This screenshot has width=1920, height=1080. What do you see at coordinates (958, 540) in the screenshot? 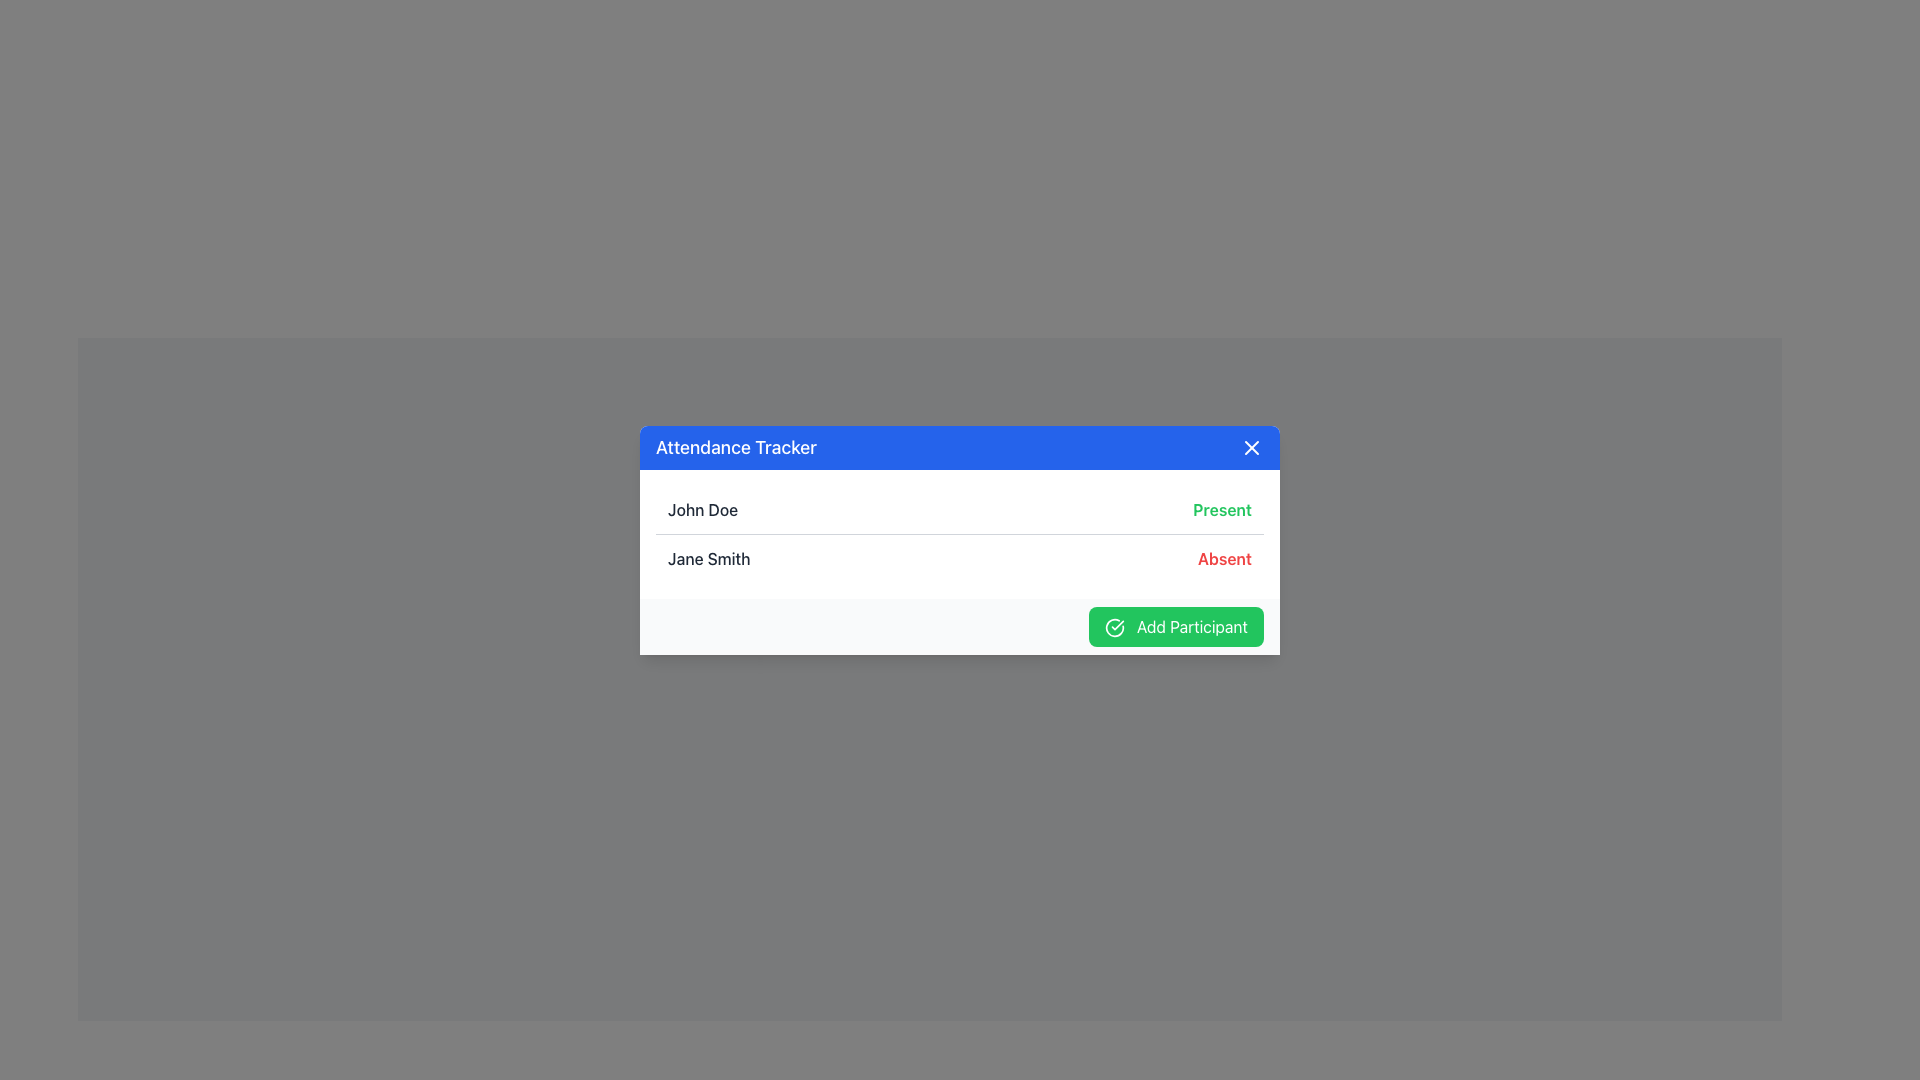
I see `within the list of participants in the Attendance Tracker modal dialog` at bounding box center [958, 540].